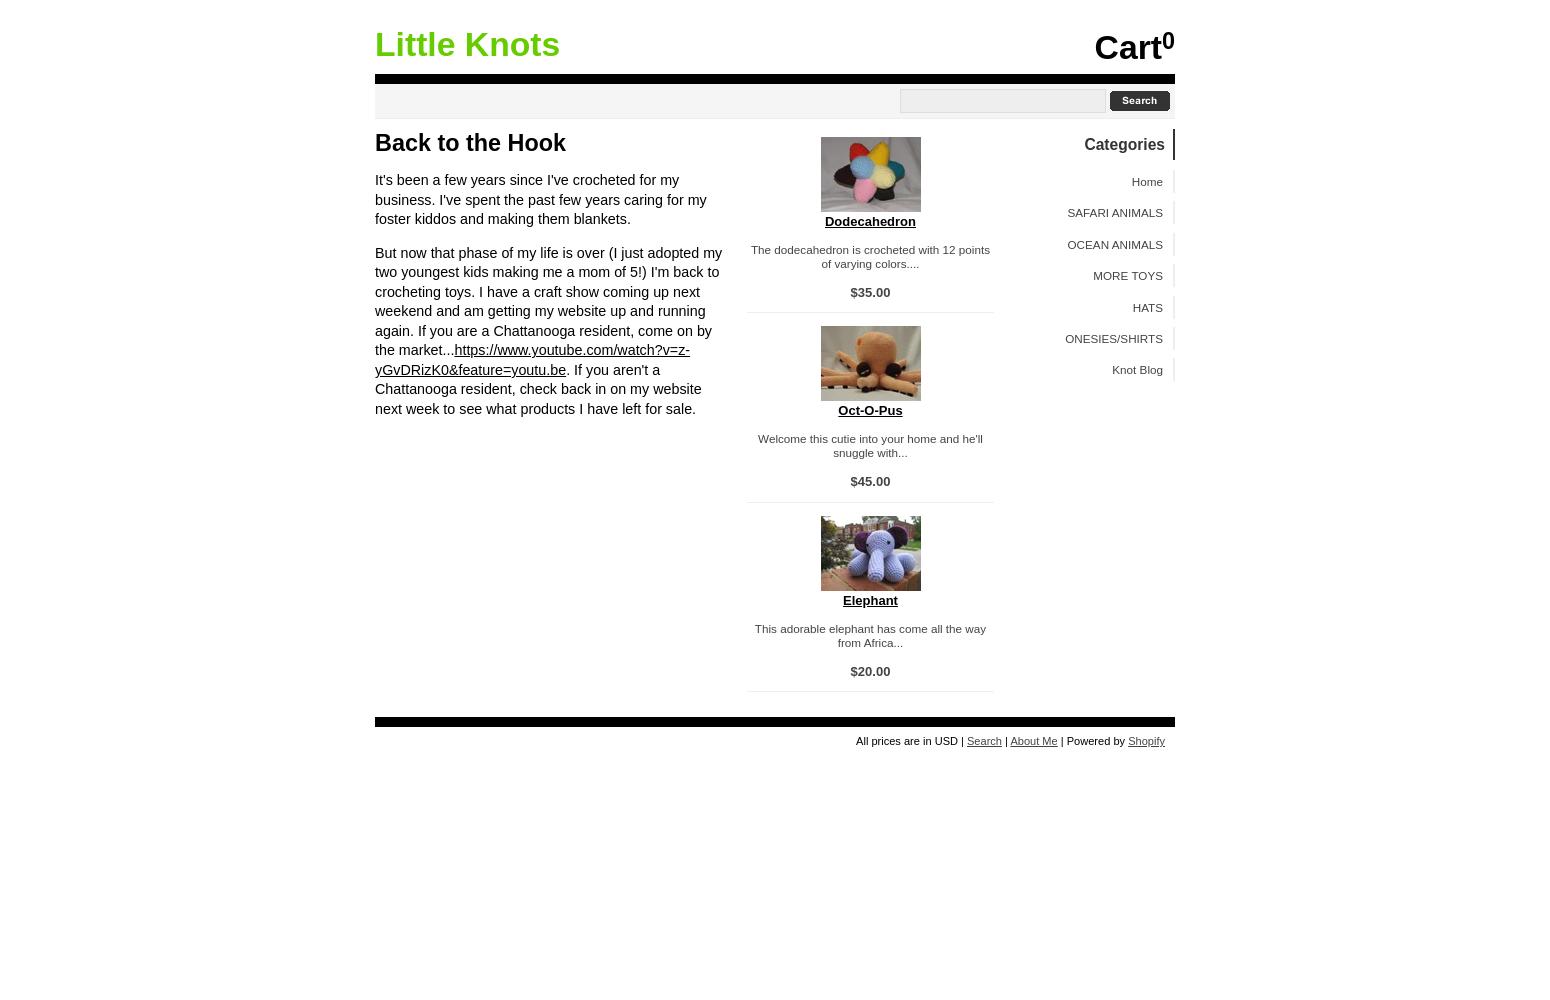 Image resolution: width=1550 pixels, height=1000 pixels. I want to click on 'HATS', so click(1146, 306).